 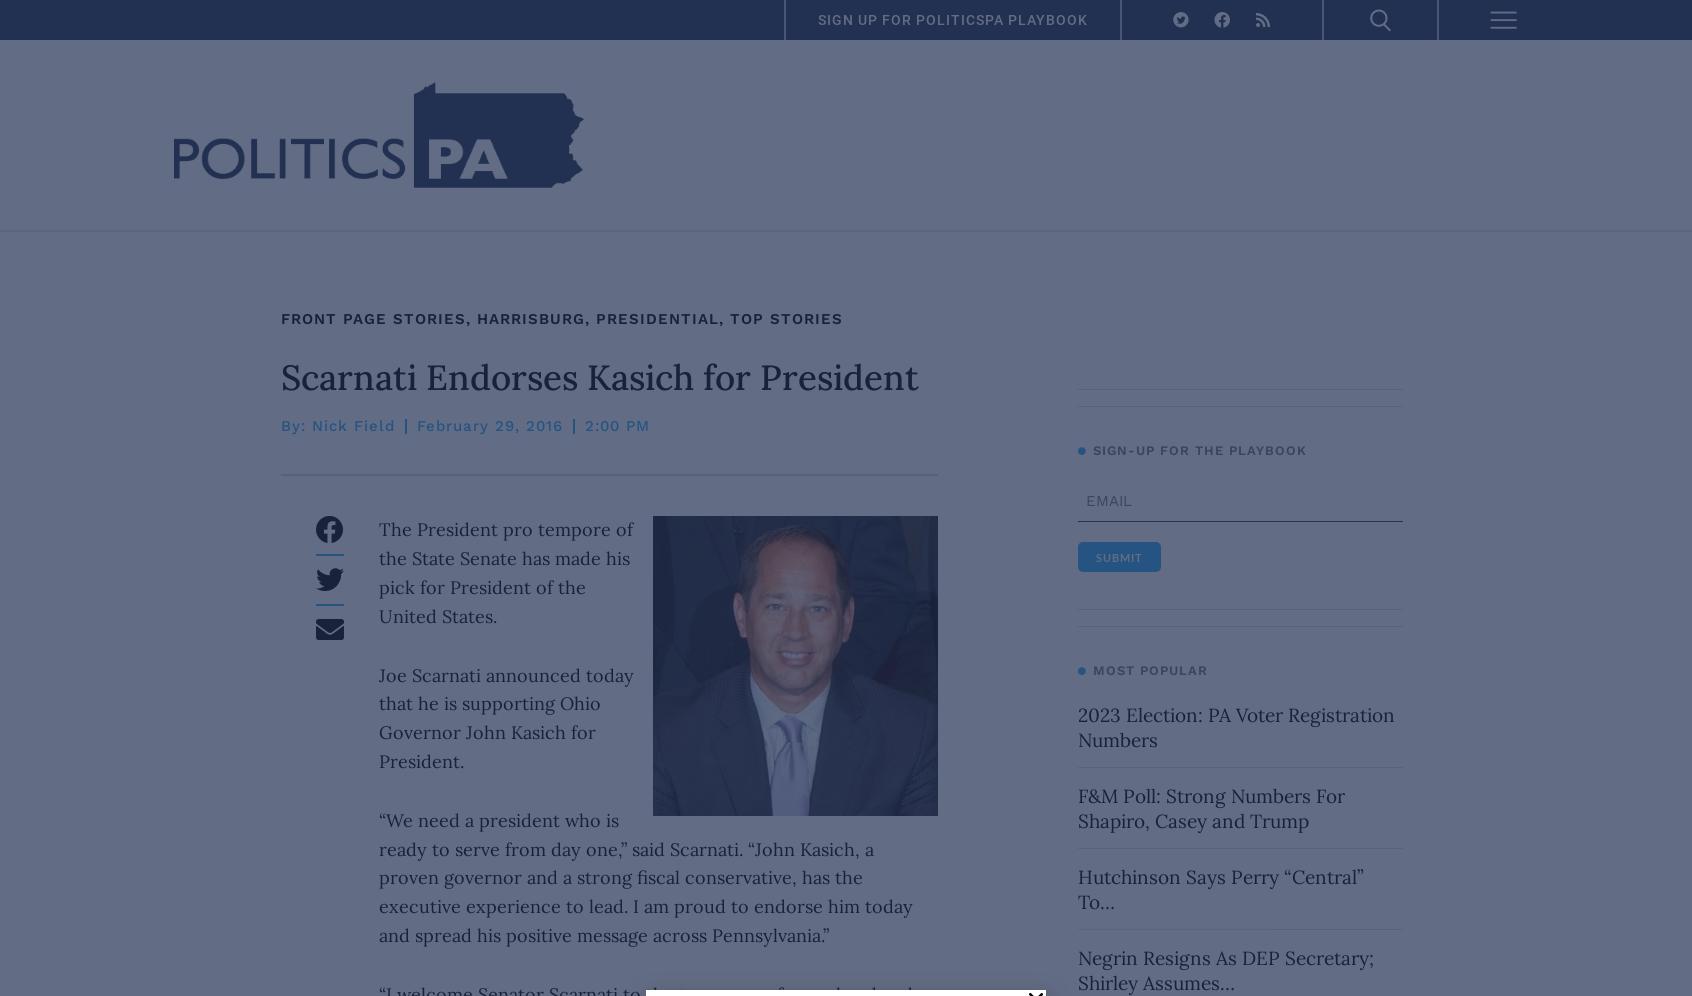 I want to click on 'Negrin Resigns As DEP Secretary; Shirley Assumes…', so click(x=1076, y=969).